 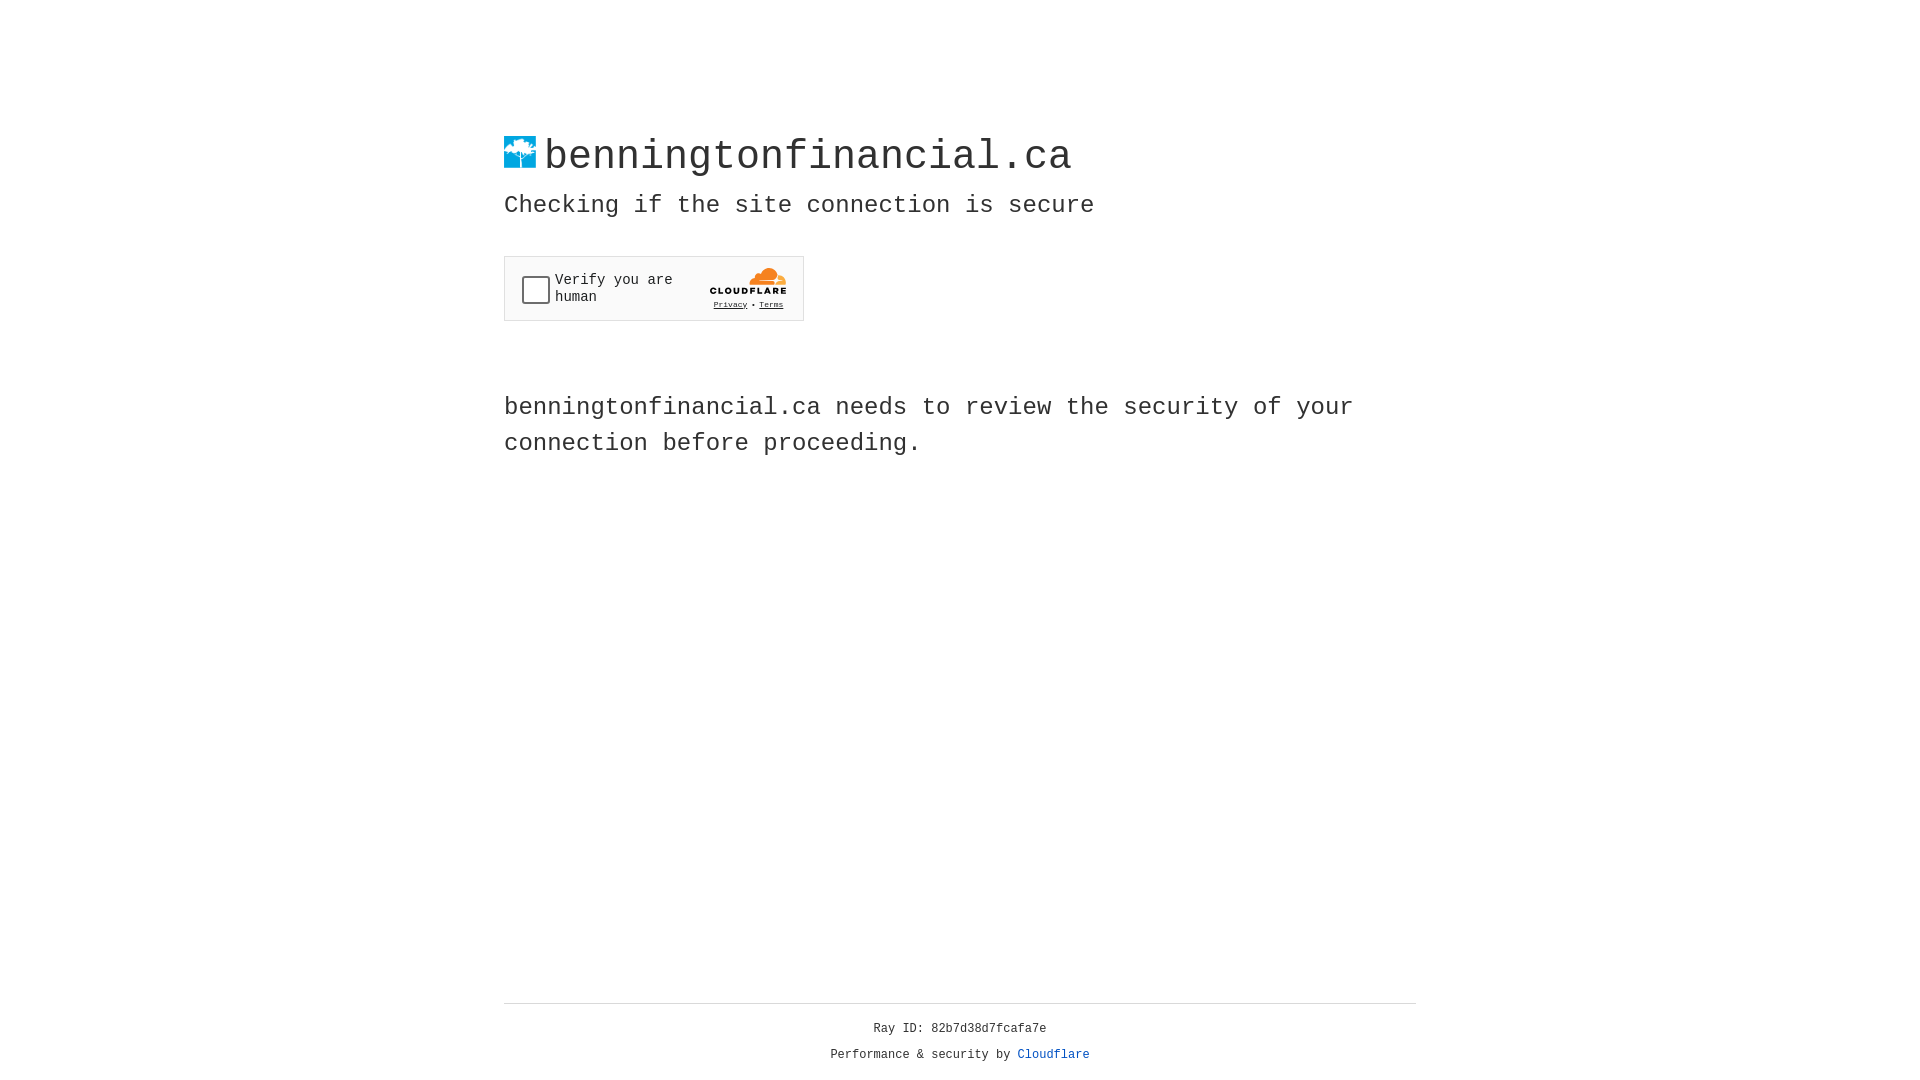 What do you see at coordinates (653, 288) in the screenshot?
I see `'Widget containing a Cloudflare security challenge'` at bounding box center [653, 288].